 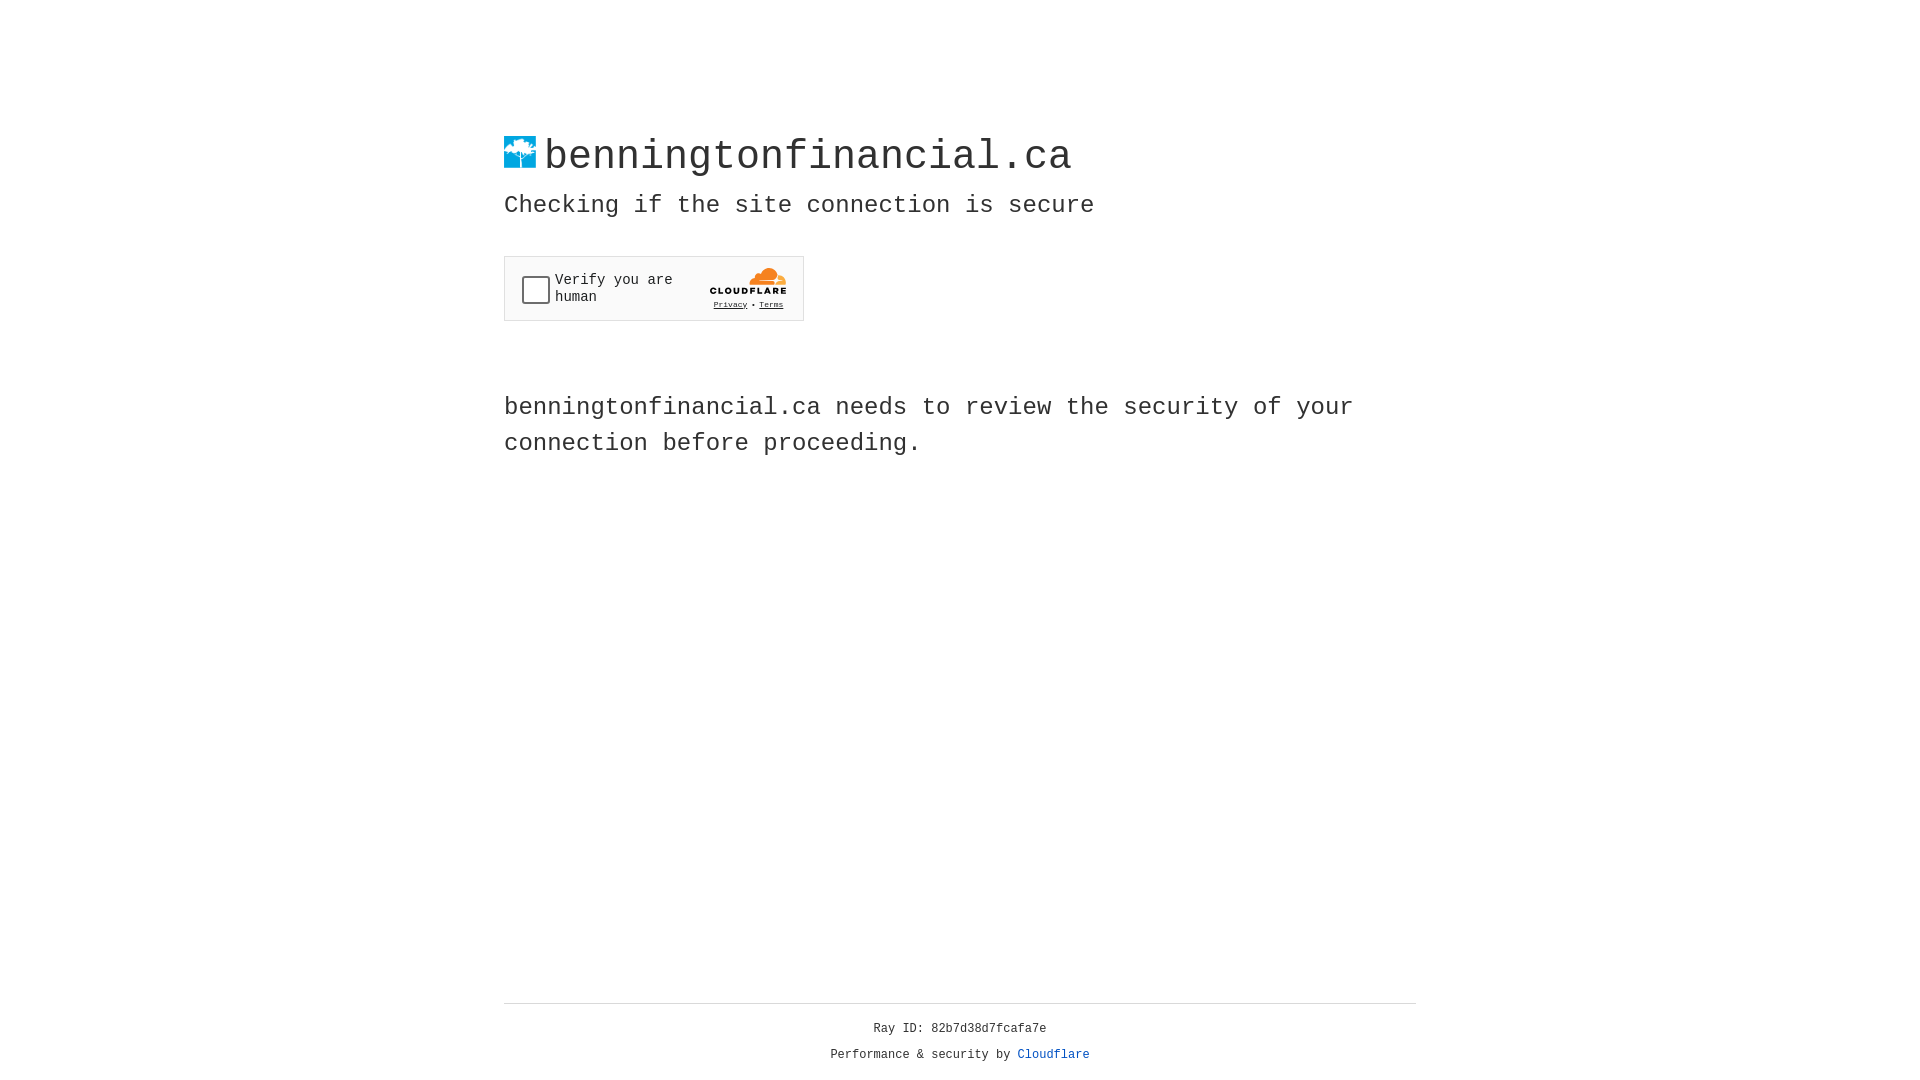 What do you see at coordinates (653, 288) in the screenshot?
I see `'Widget containing a Cloudflare security challenge'` at bounding box center [653, 288].